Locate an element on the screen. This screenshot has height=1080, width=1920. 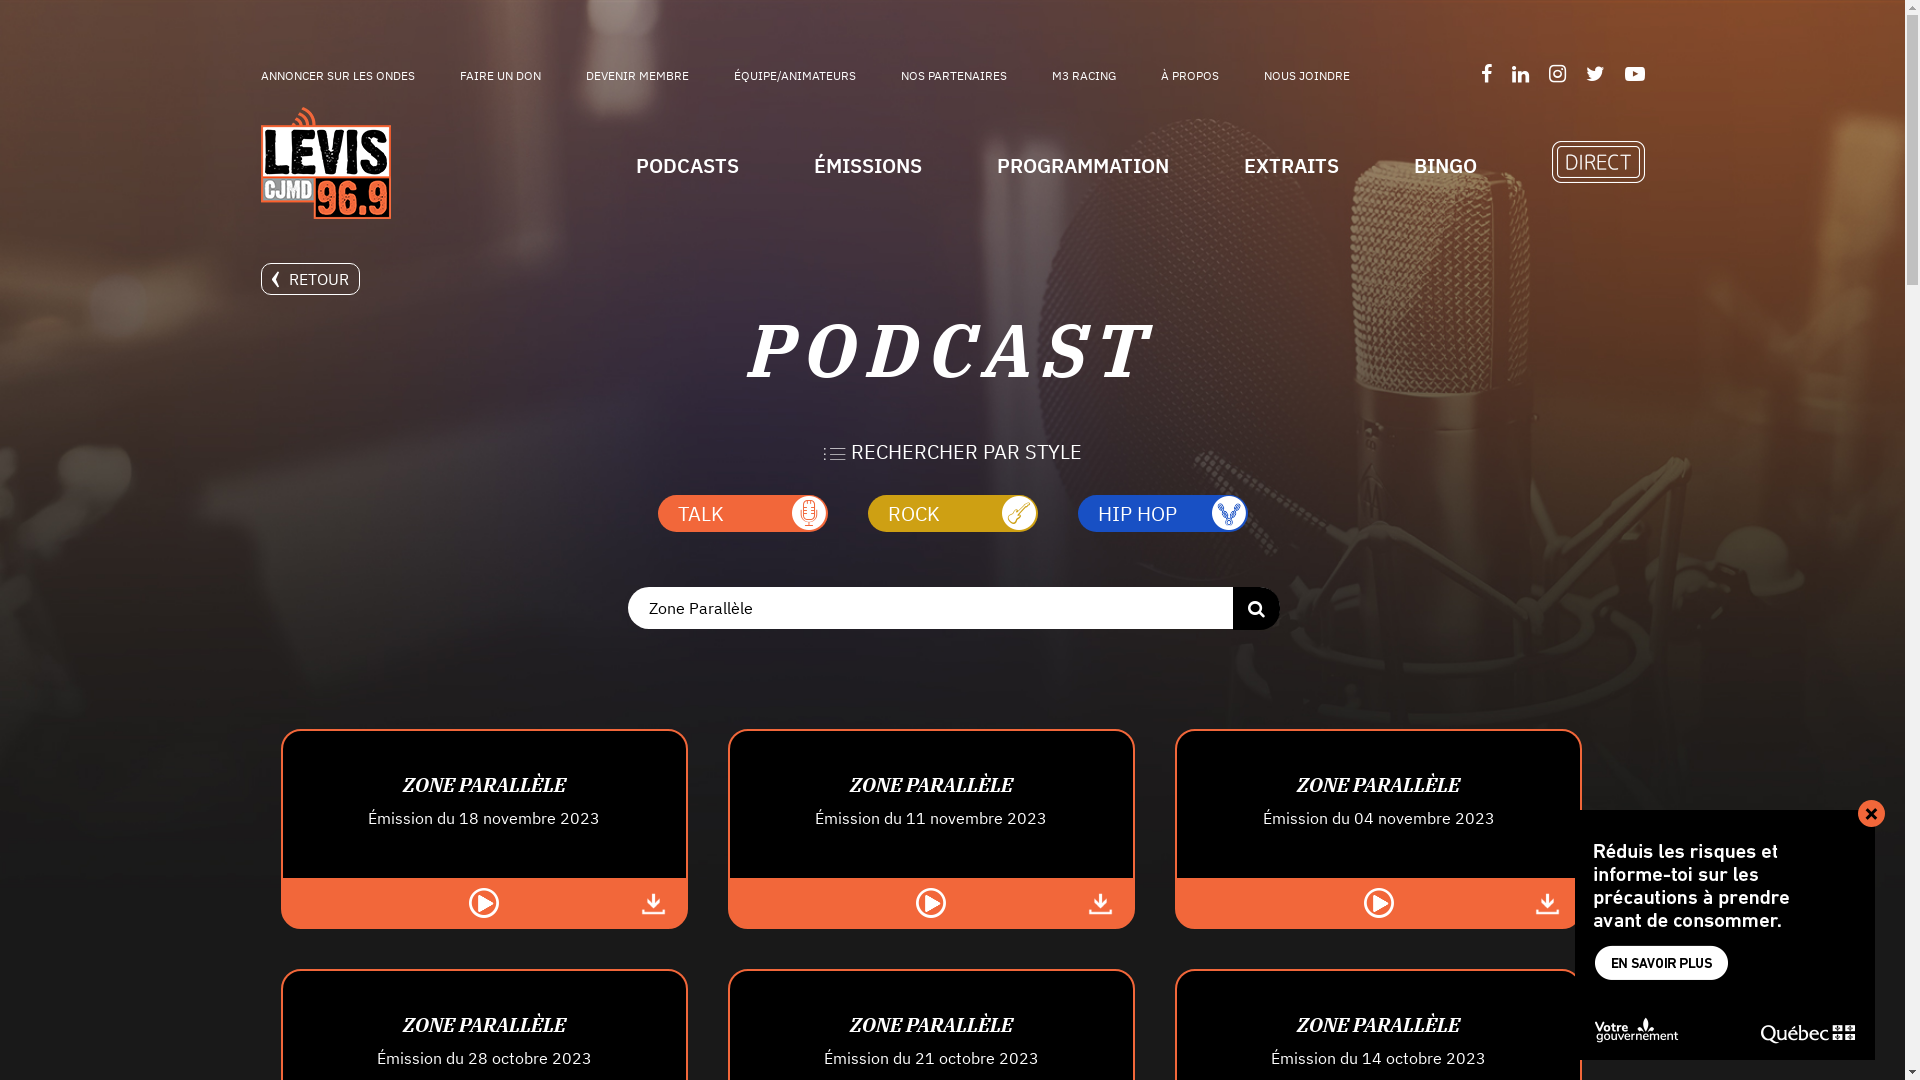
'FAIRE UN DON' is located at coordinates (500, 74).